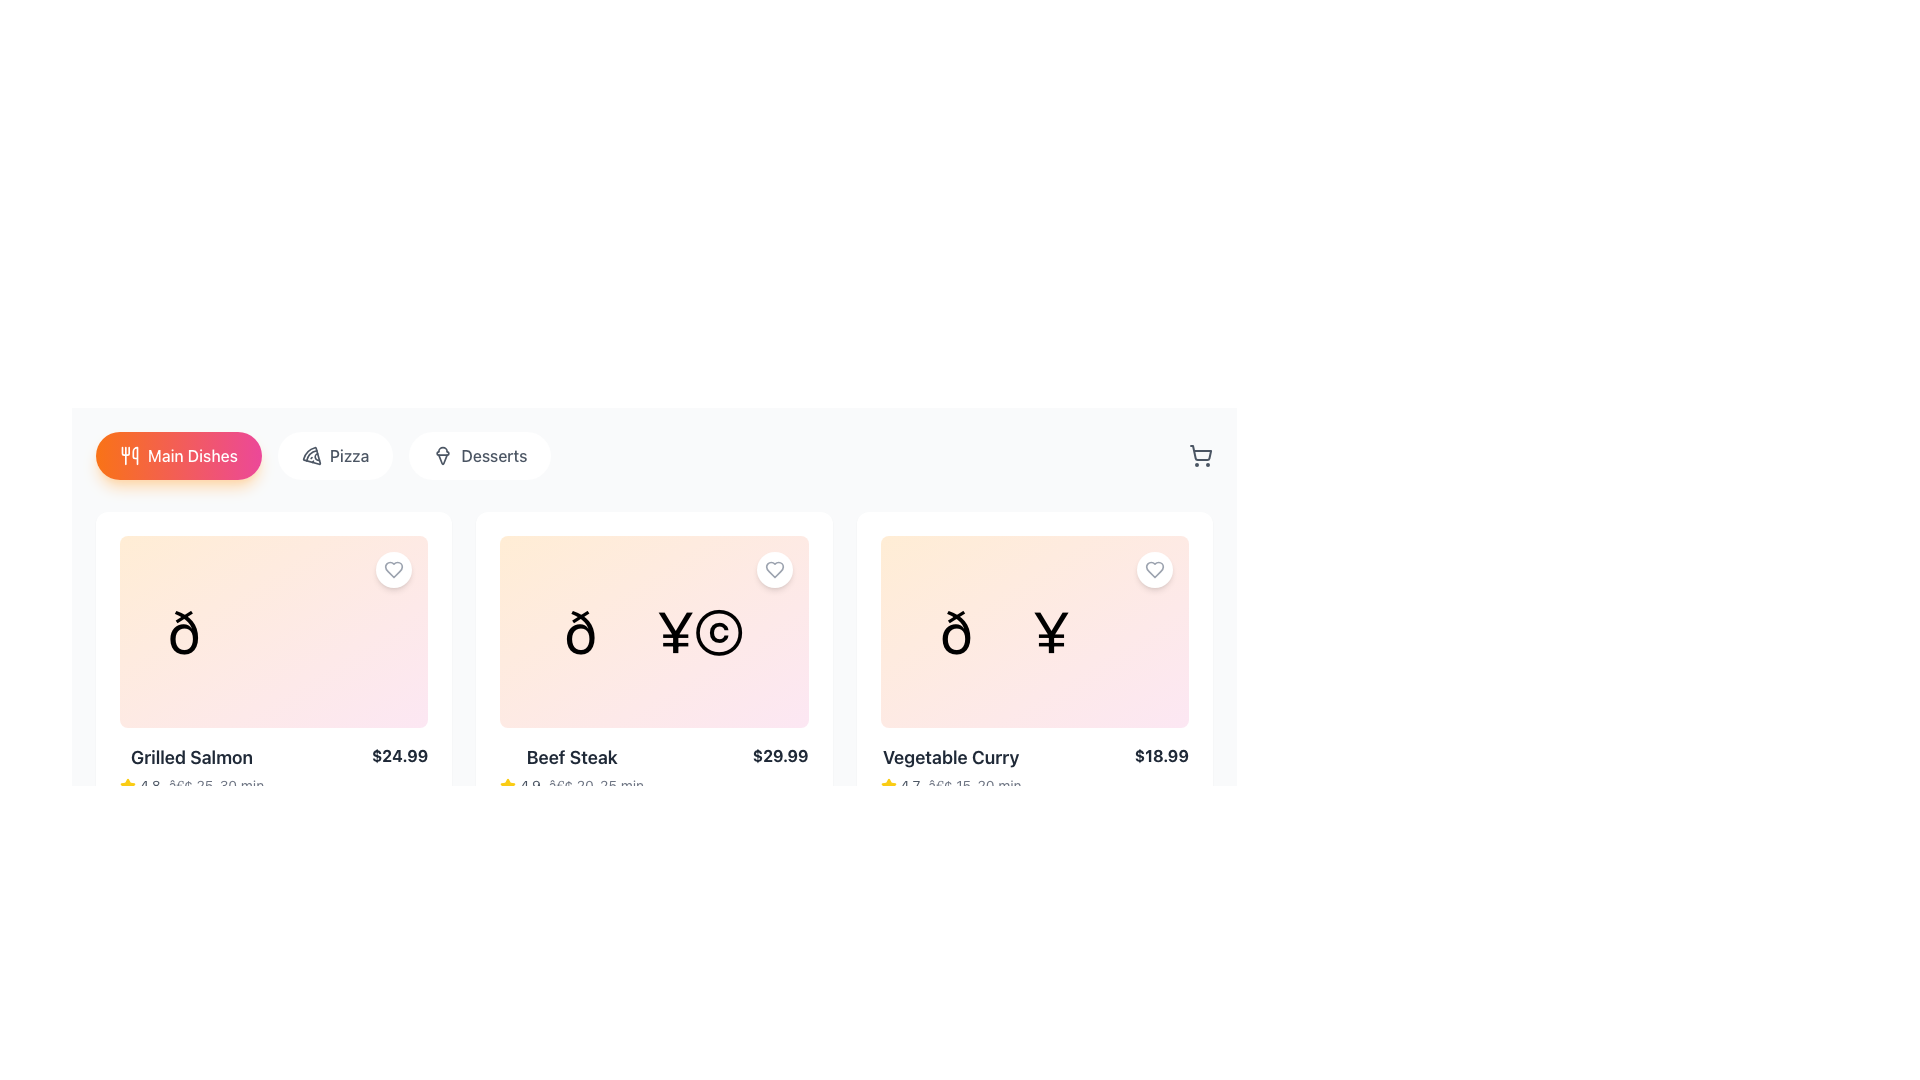 This screenshot has width=1920, height=1080. What do you see at coordinates (192, 758) in the screenshot?
I see `the Text label displaying the name of the dish 'Grilled Salmon' located at the bottom of its card in a horizontally aligned list` at bounding box center [192, 758].